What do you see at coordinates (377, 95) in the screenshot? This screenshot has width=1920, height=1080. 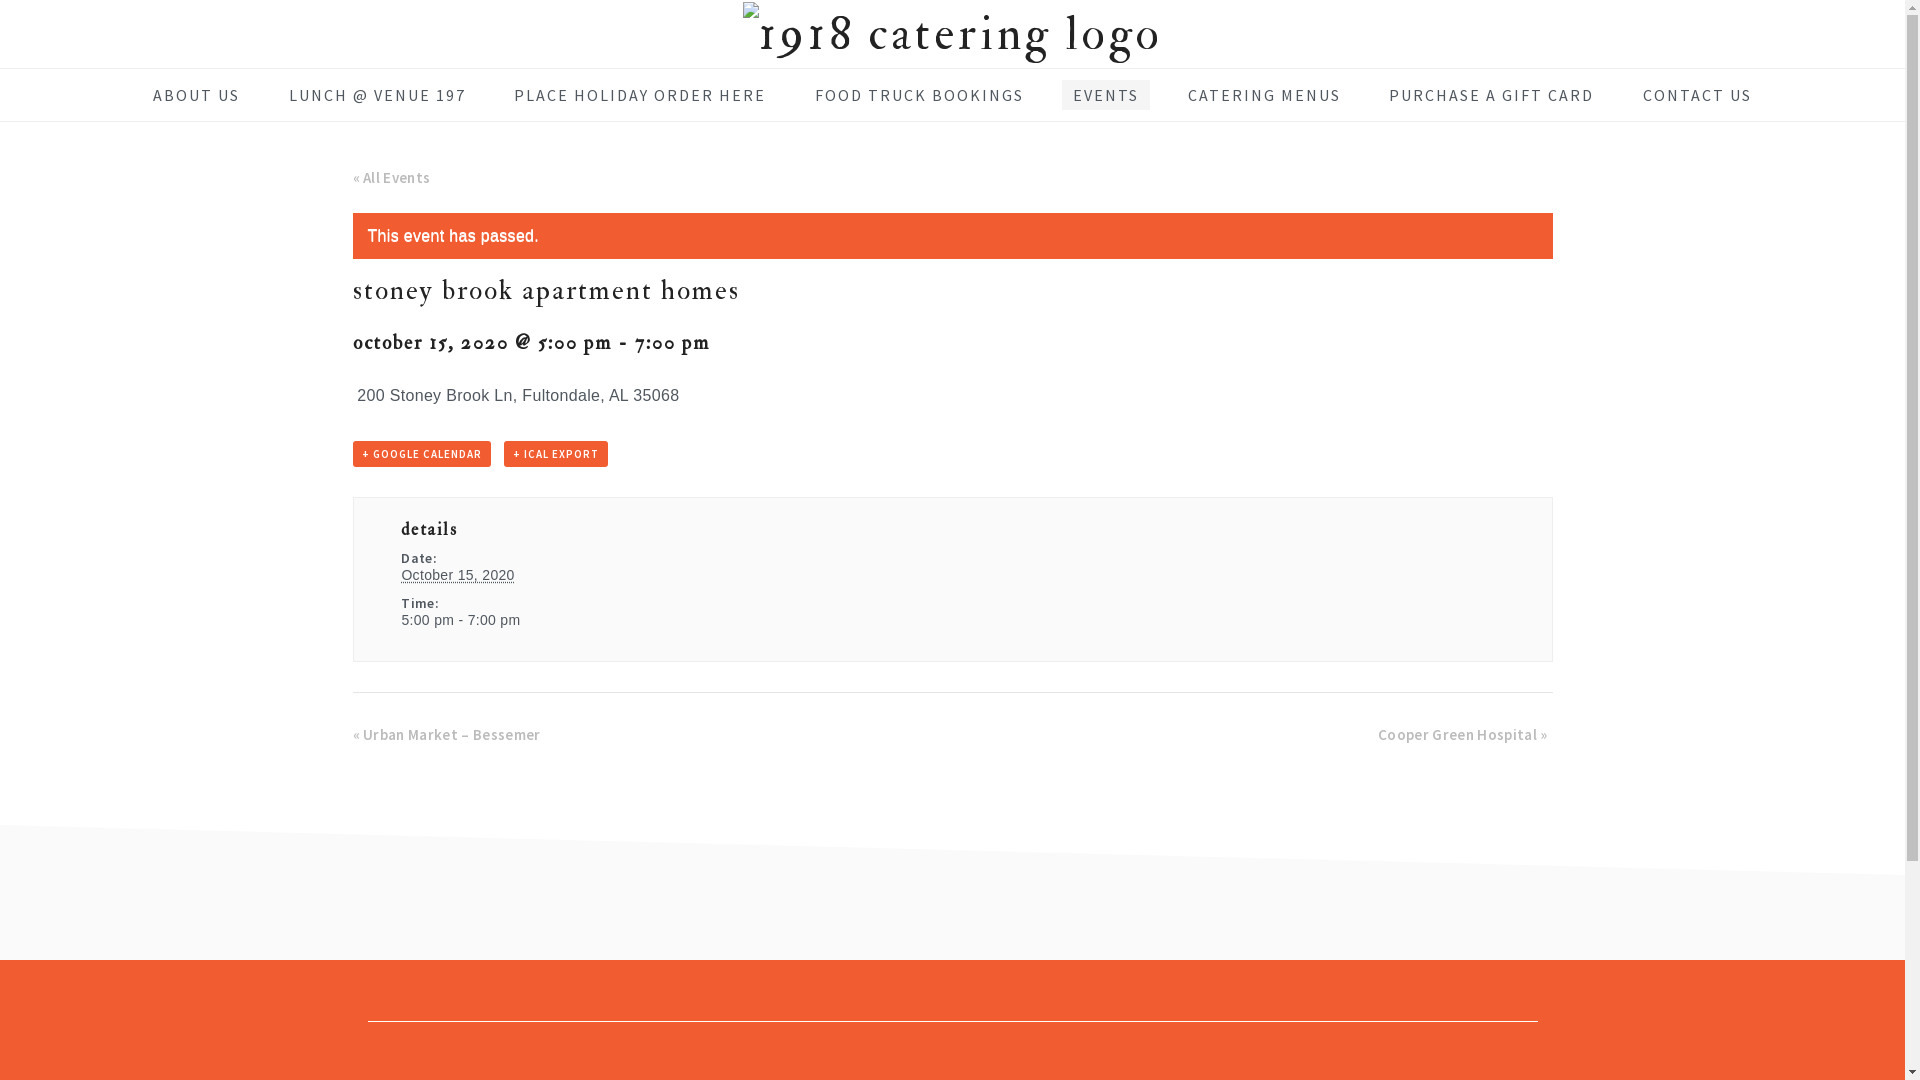 I see `'LUNCH @ VENUE 197'` at bounding box center [377, 95].